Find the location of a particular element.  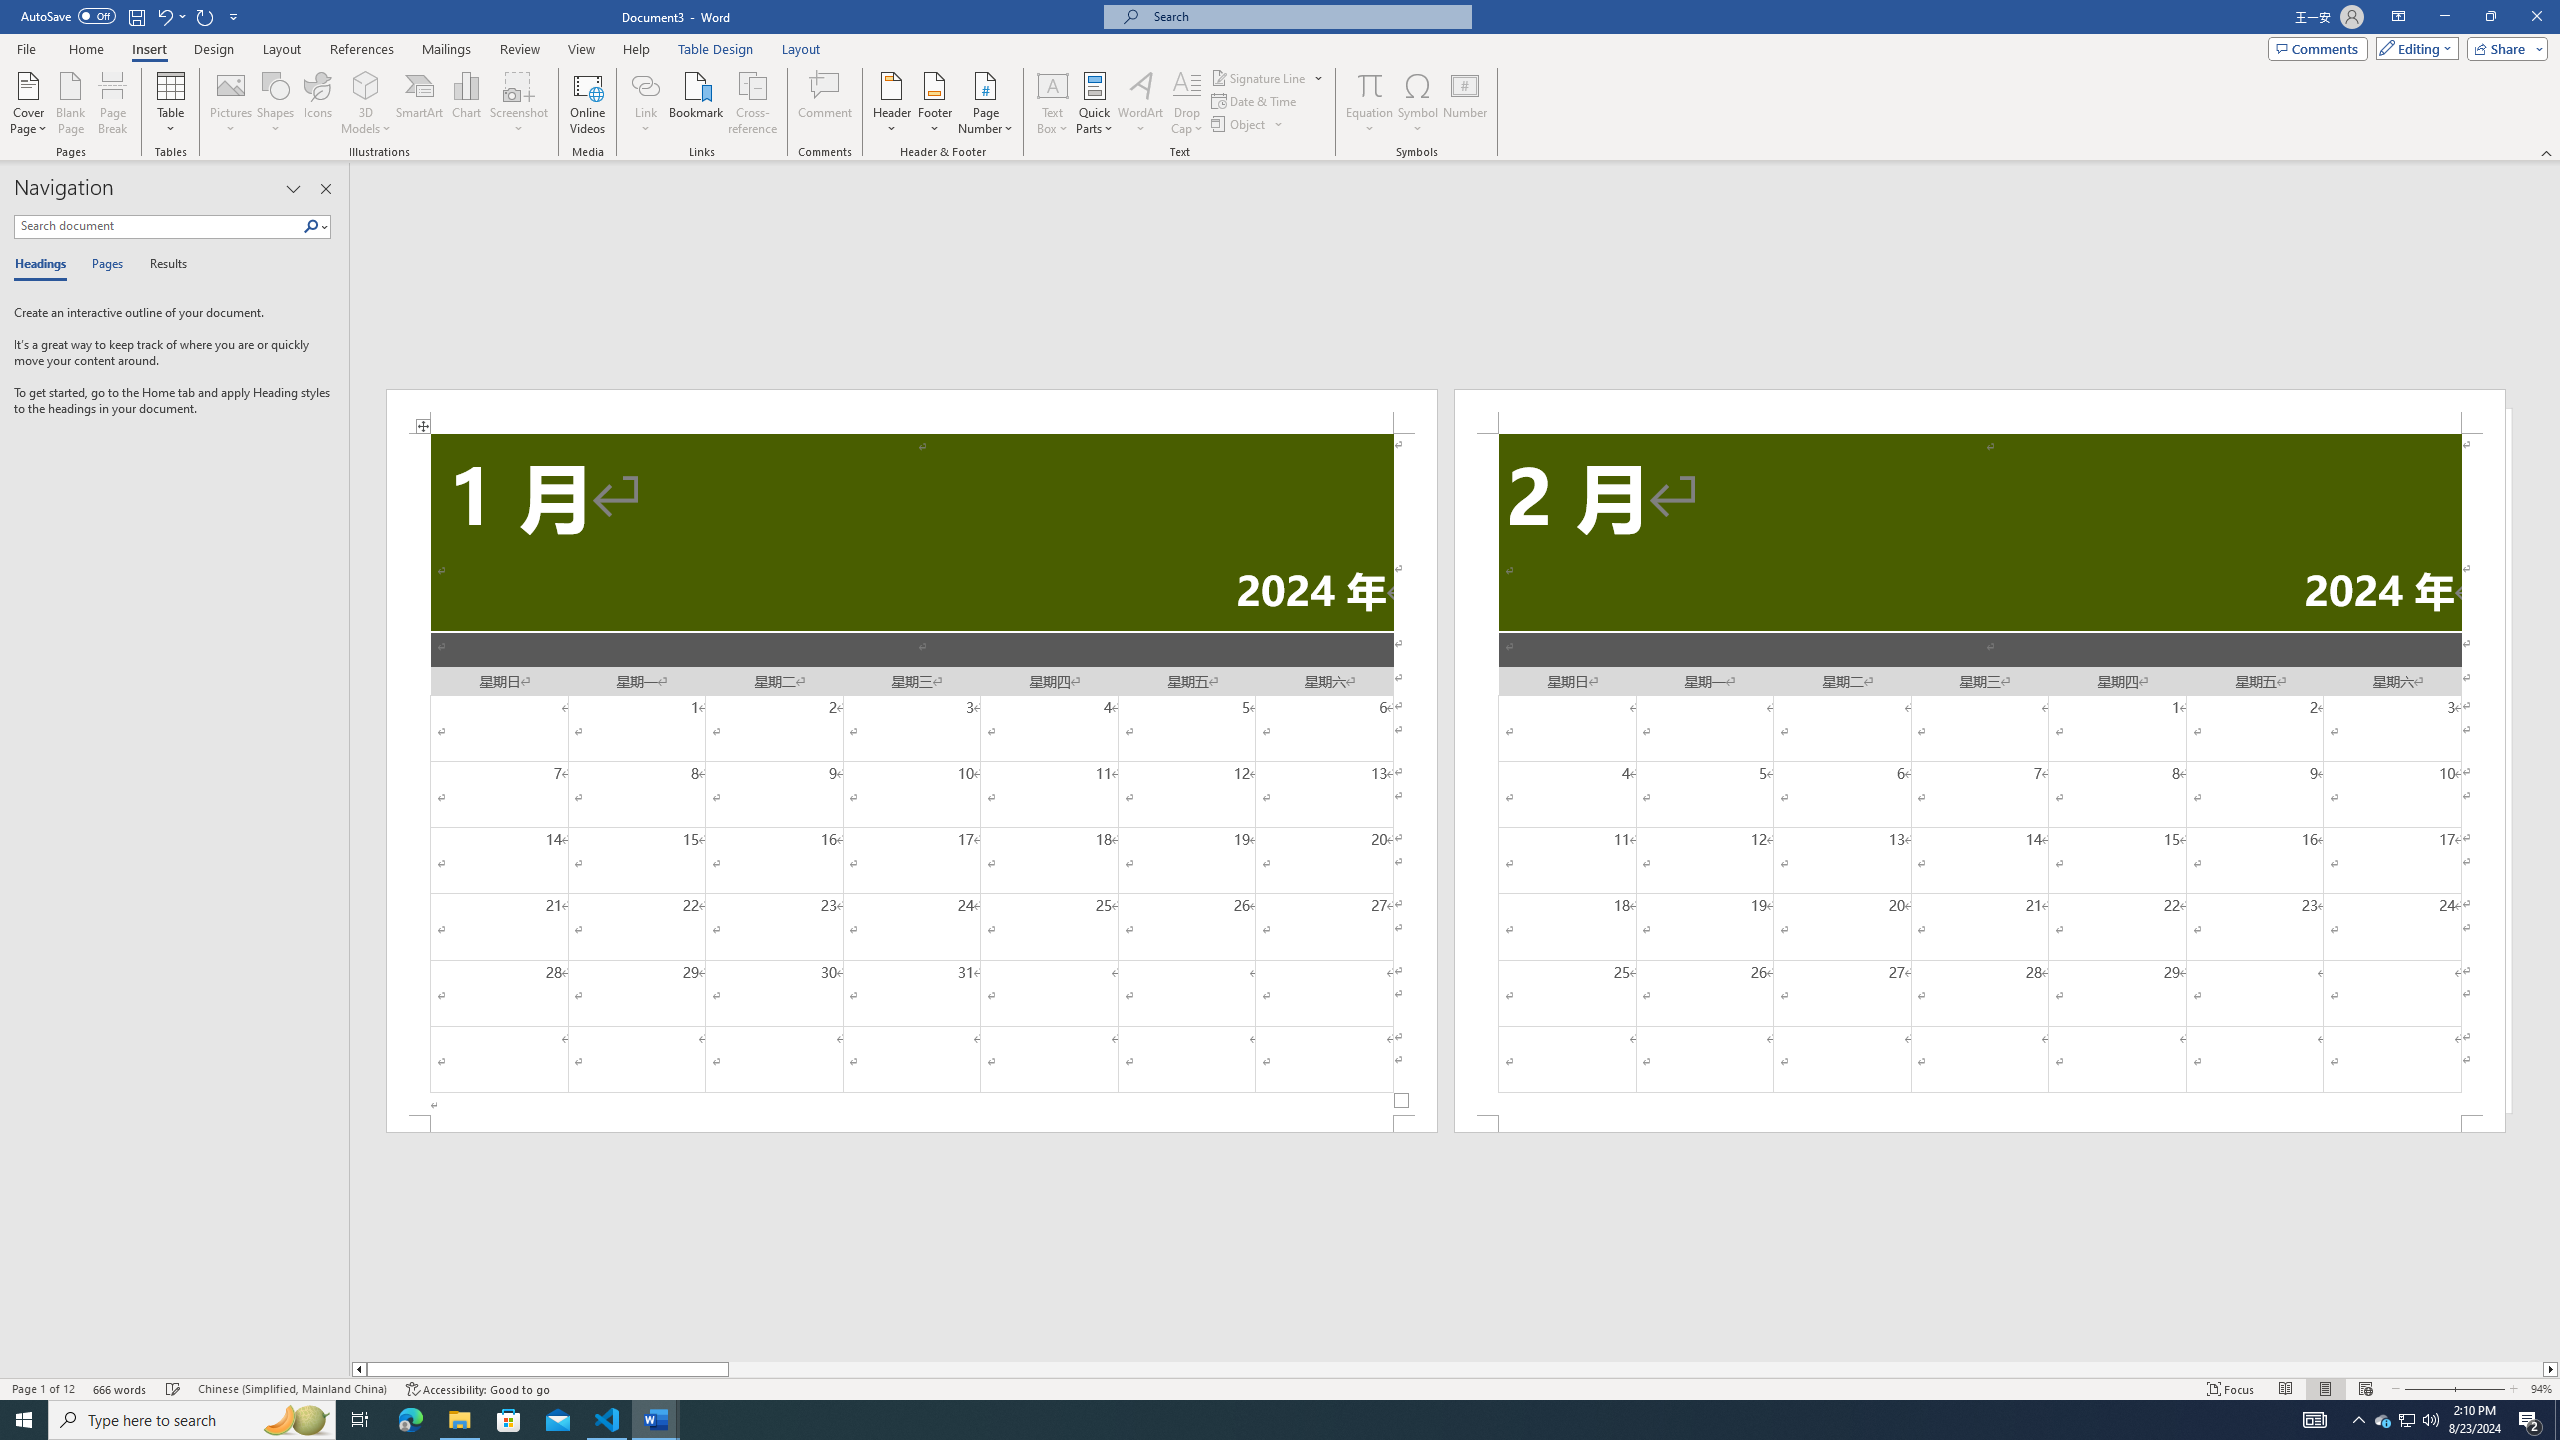

'Cross-reference...' is located at coordinates (753, 103).